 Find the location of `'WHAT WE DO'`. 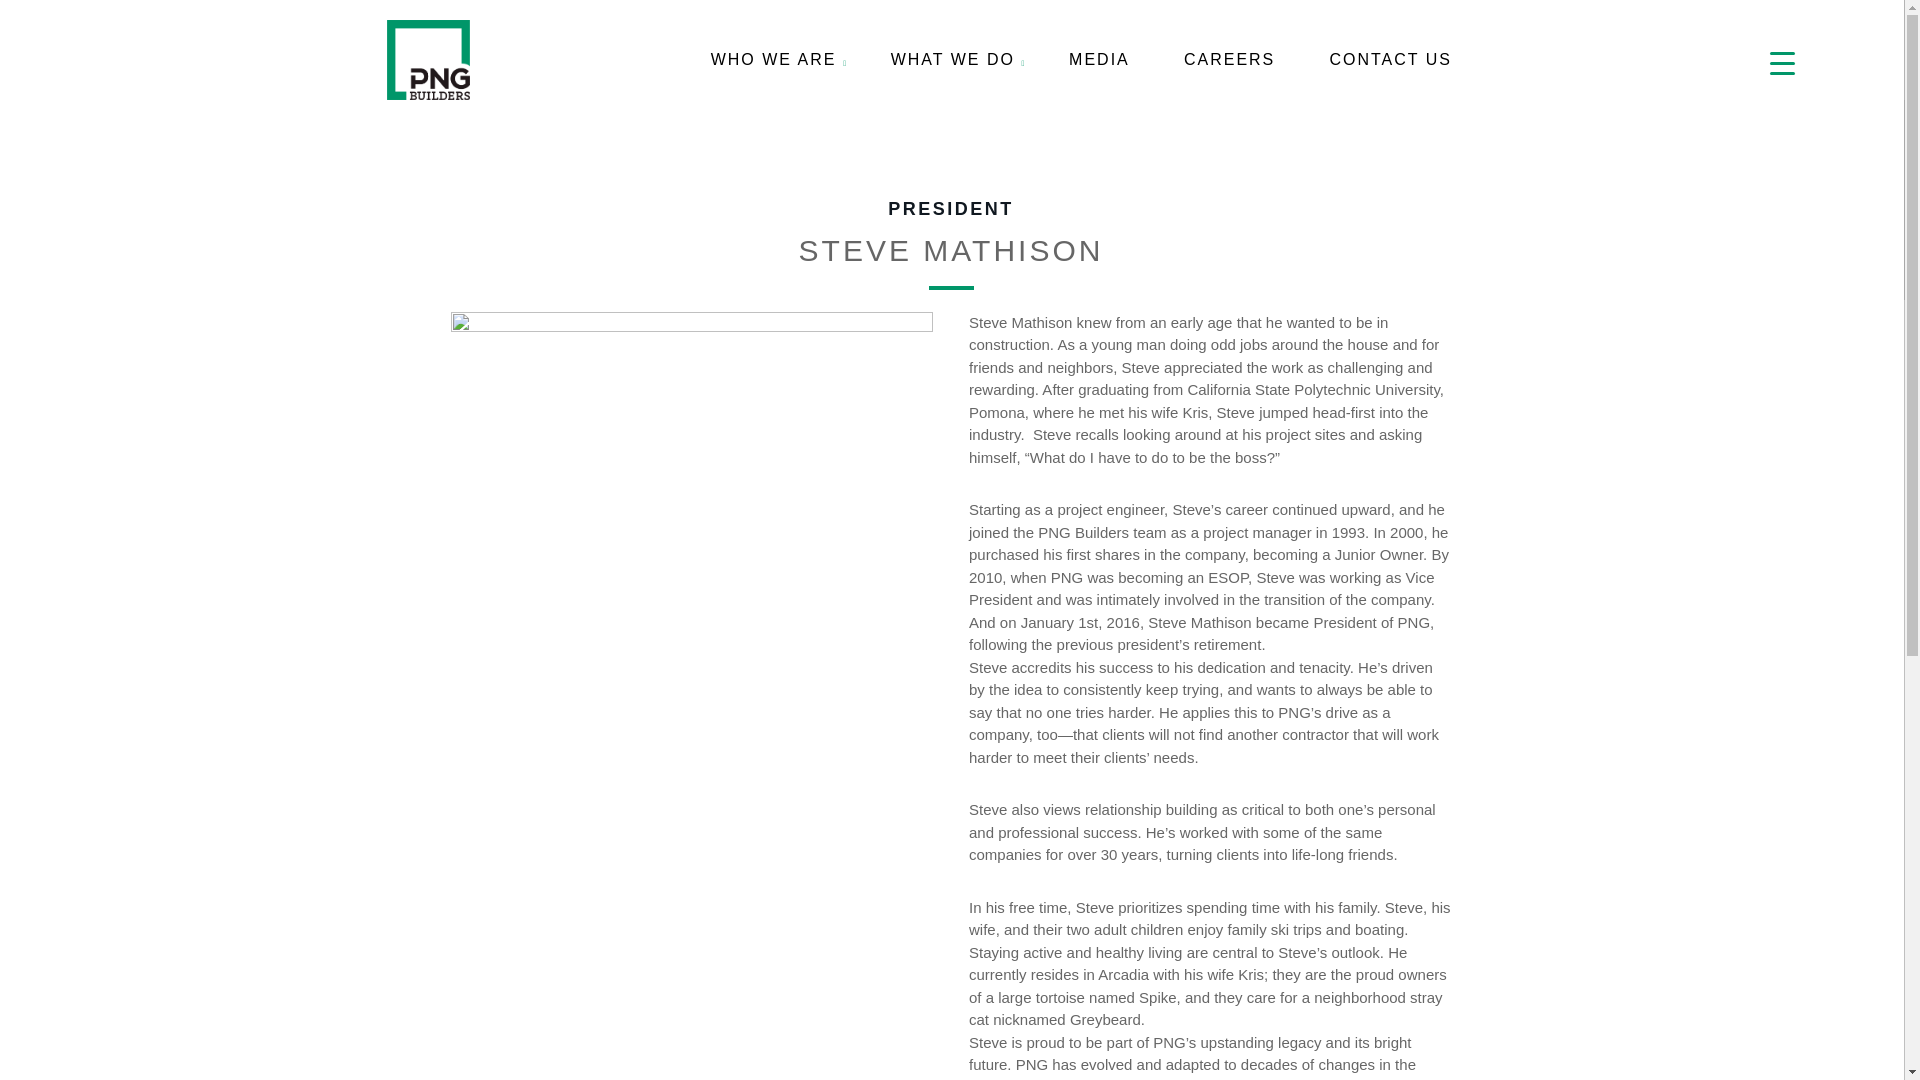

'WHAT WE DO' is located at coordinates (890, 59).